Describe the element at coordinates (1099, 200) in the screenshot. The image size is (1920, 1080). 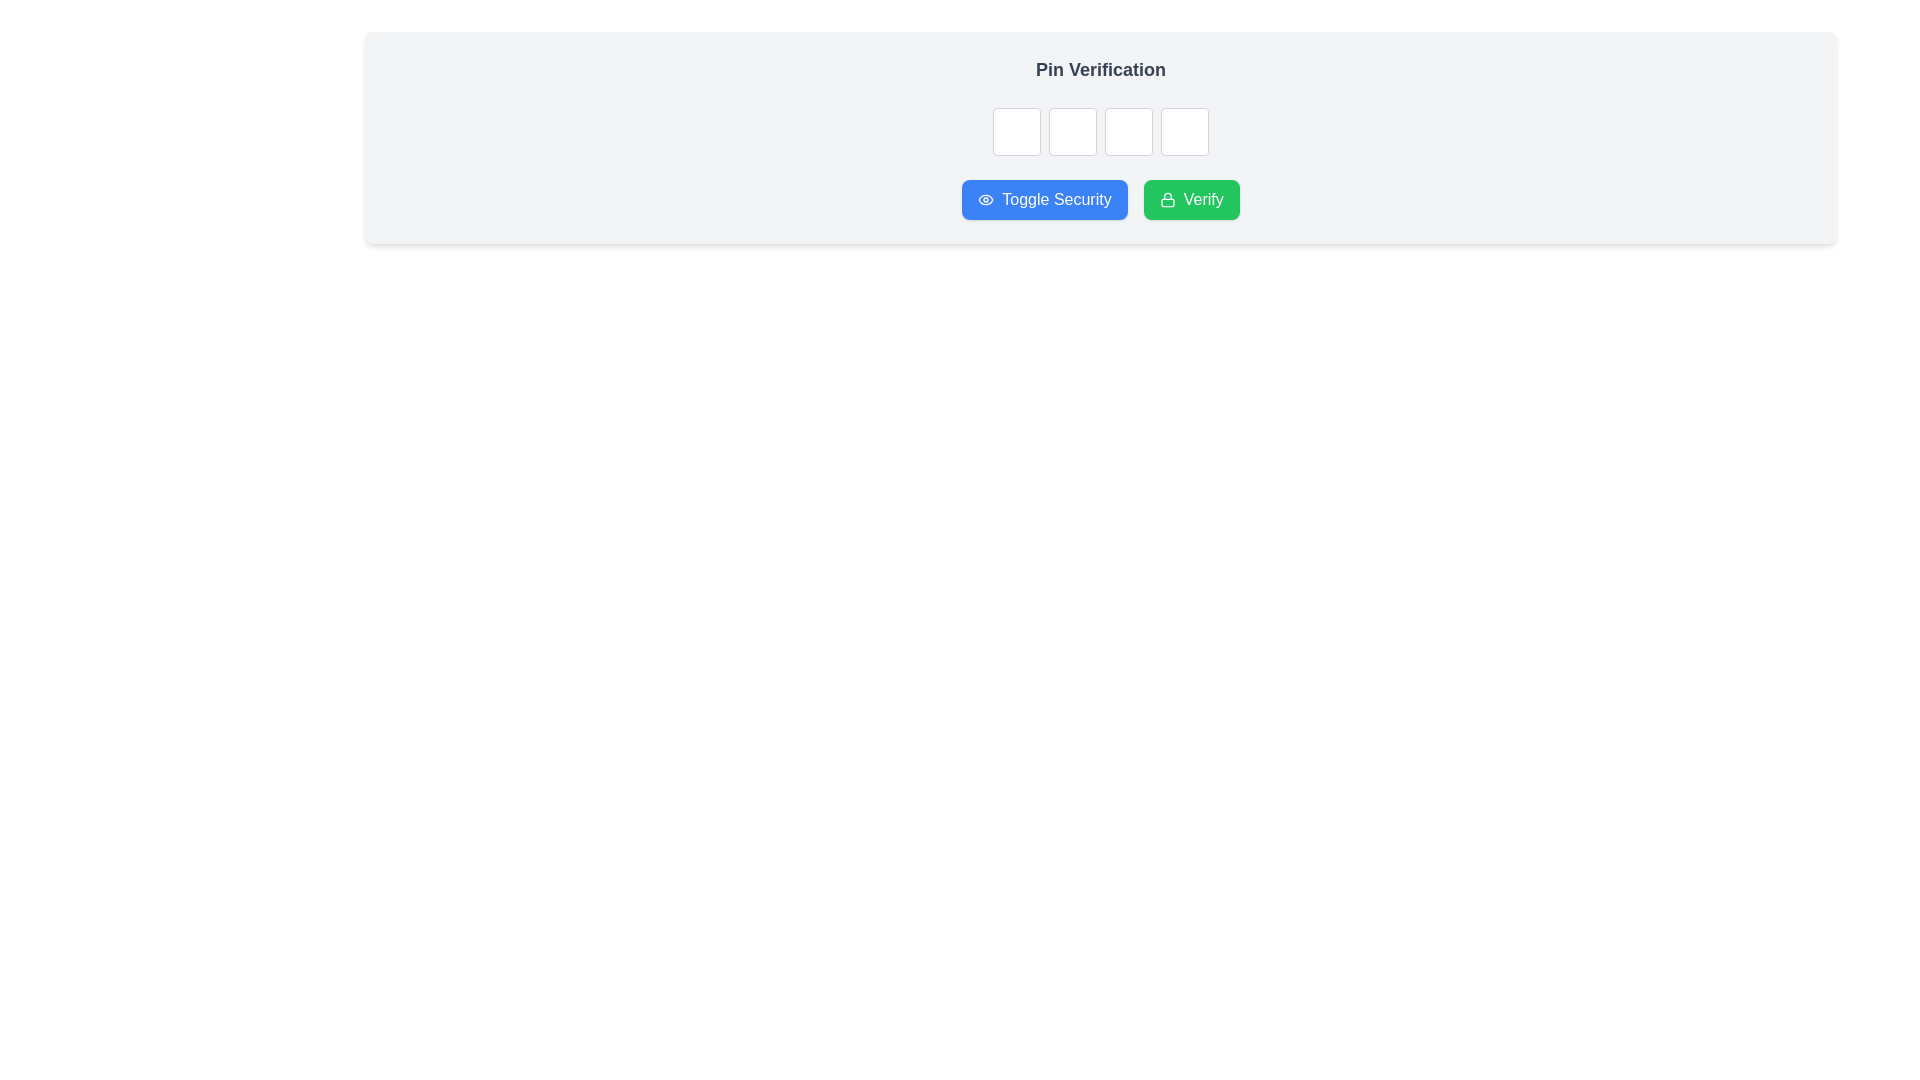
I see `the button labeled 'Toggle Security' which has a blue background and white text for additional visual feedback` at that location.